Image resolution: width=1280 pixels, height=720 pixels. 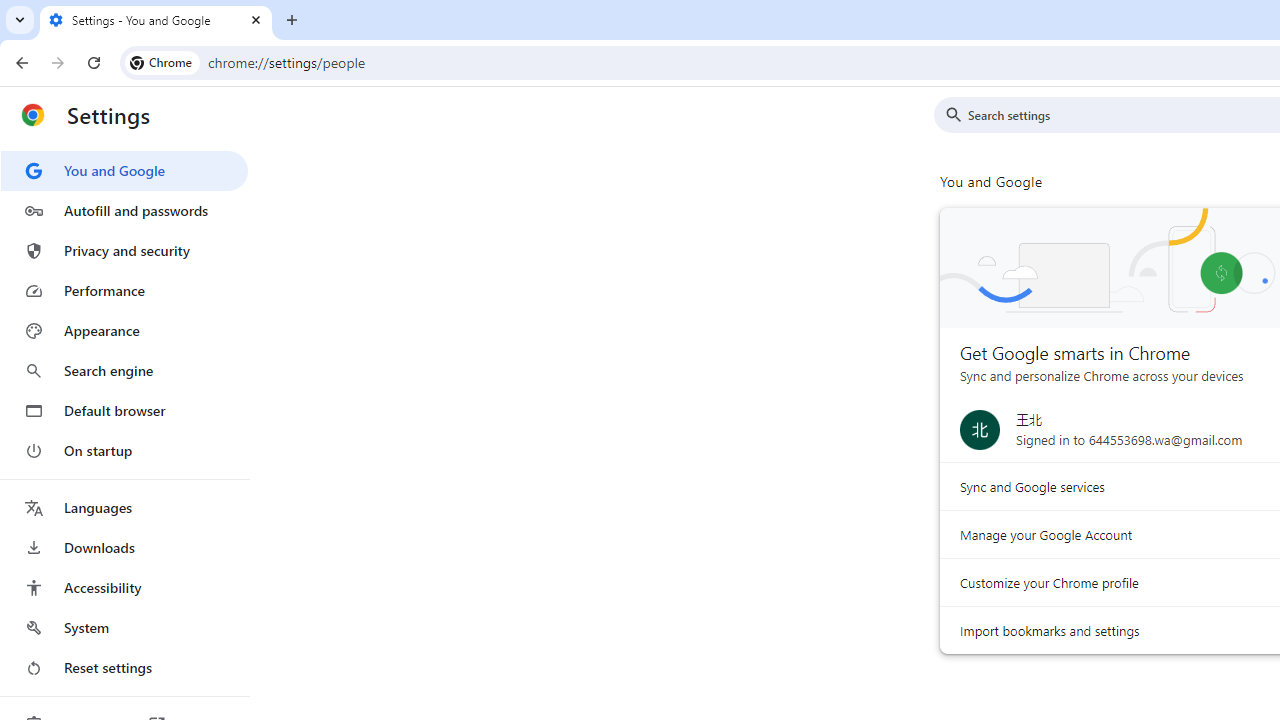 I want to click on 'Downloads', so click(x=123, y=547).